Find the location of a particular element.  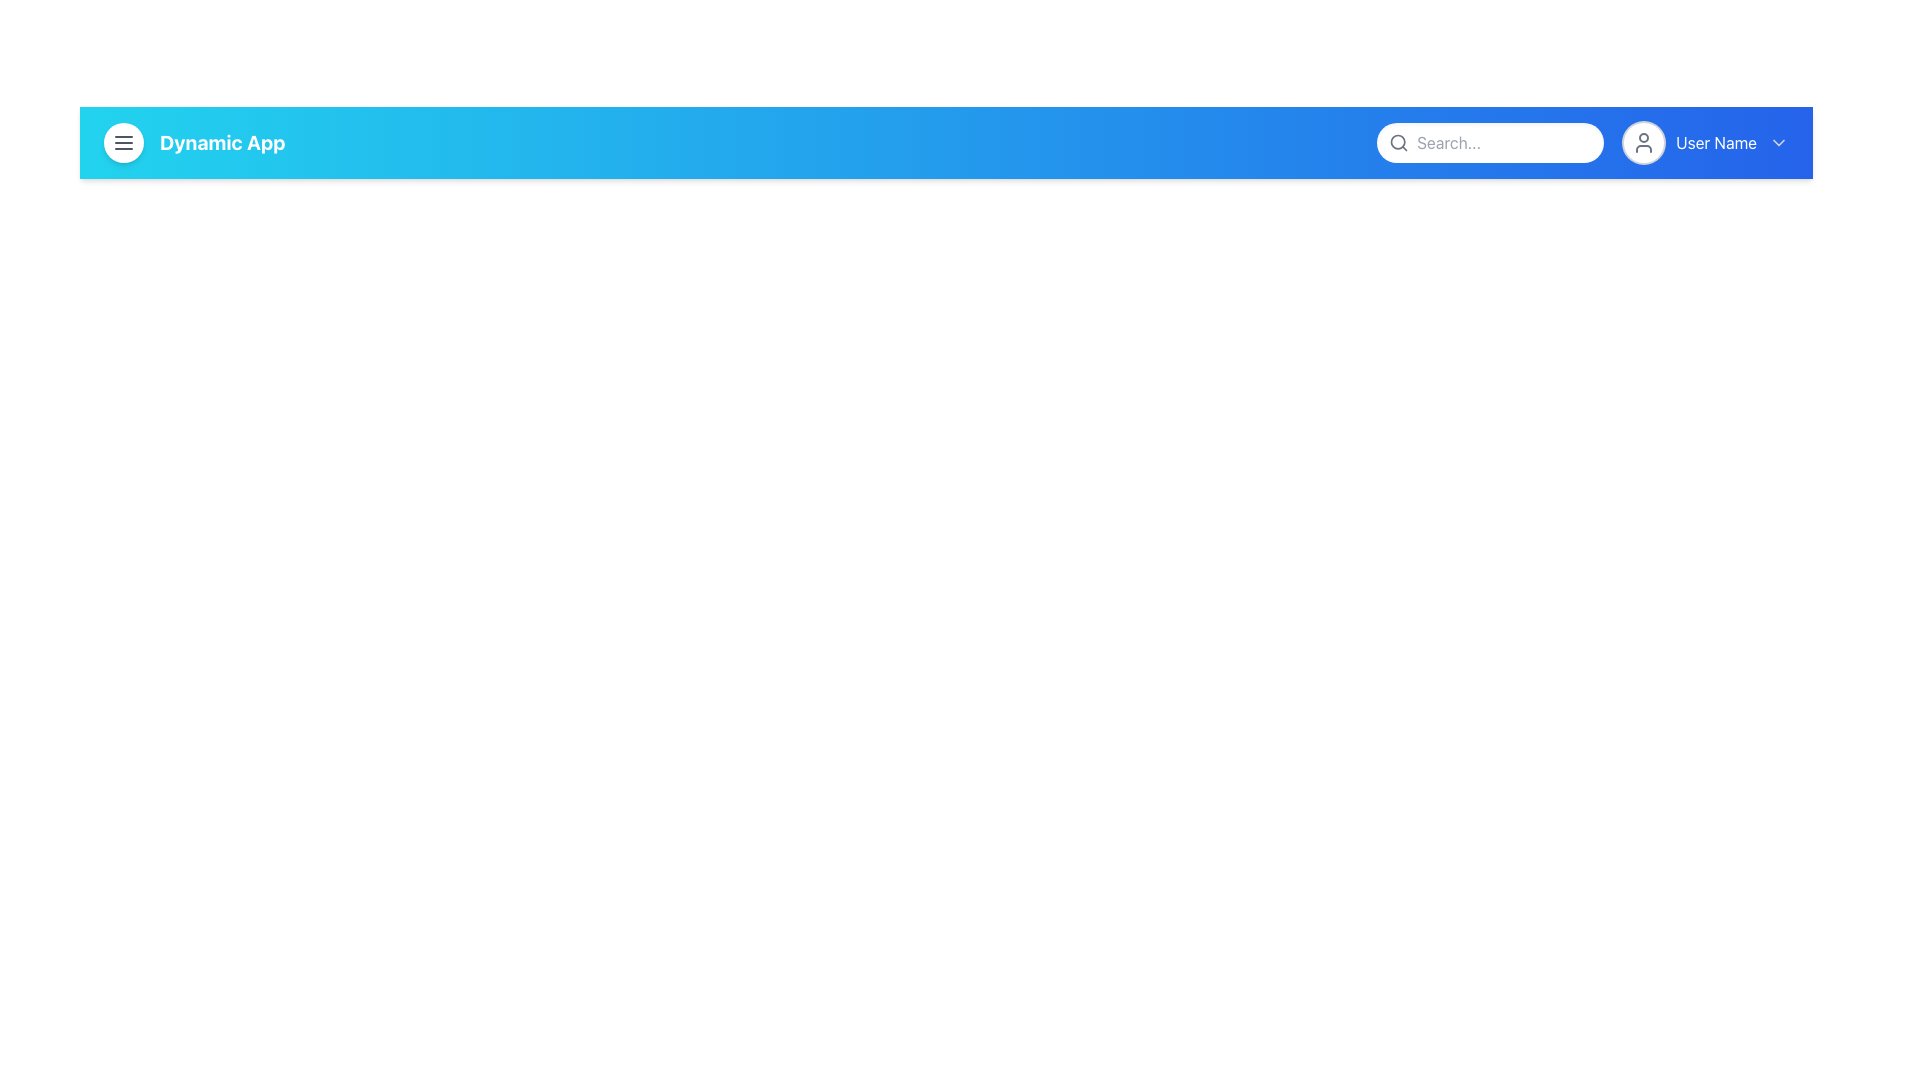

the Profile menu toggle, which is a rounded white icon with a user glyph on the left, followed by the text 'User Name' in white, and a downward-facing chevron on a blue background, located on the far-right of the header bar adjacent to the search bar is located at coordinates (1705, 141).